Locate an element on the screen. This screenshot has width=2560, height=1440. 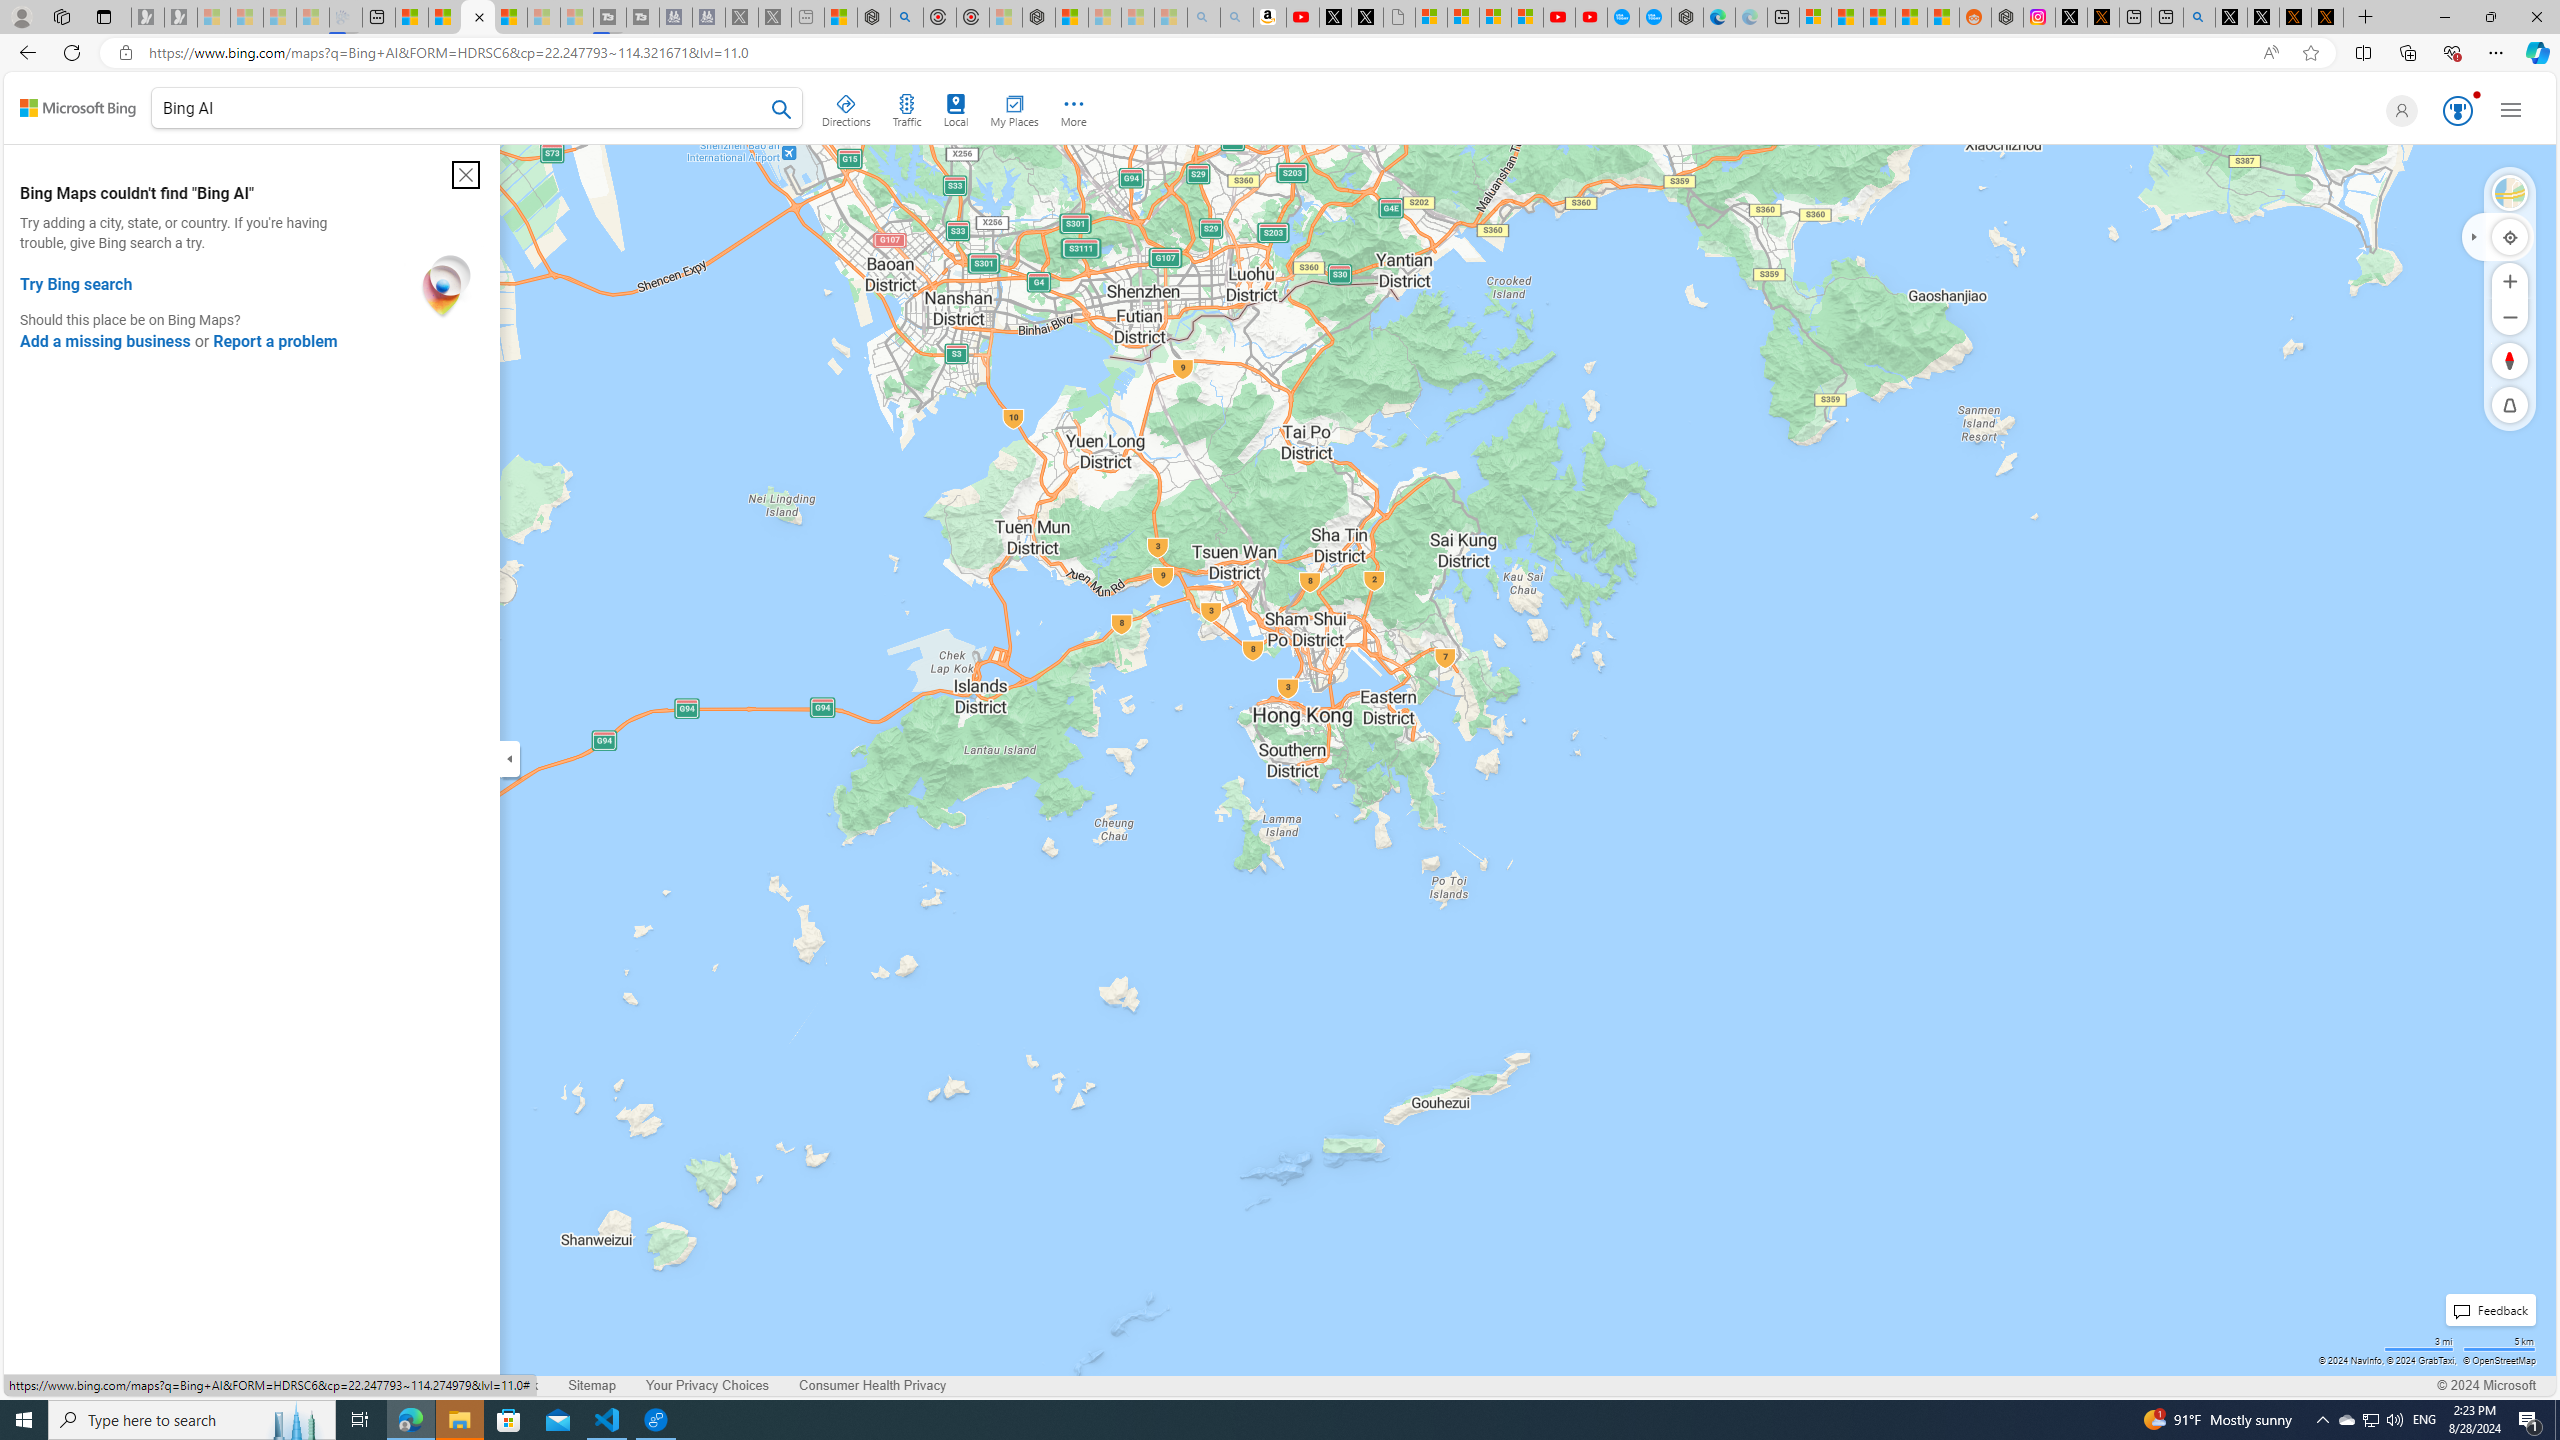
'My Places' is located at coordinates (1012, 107).